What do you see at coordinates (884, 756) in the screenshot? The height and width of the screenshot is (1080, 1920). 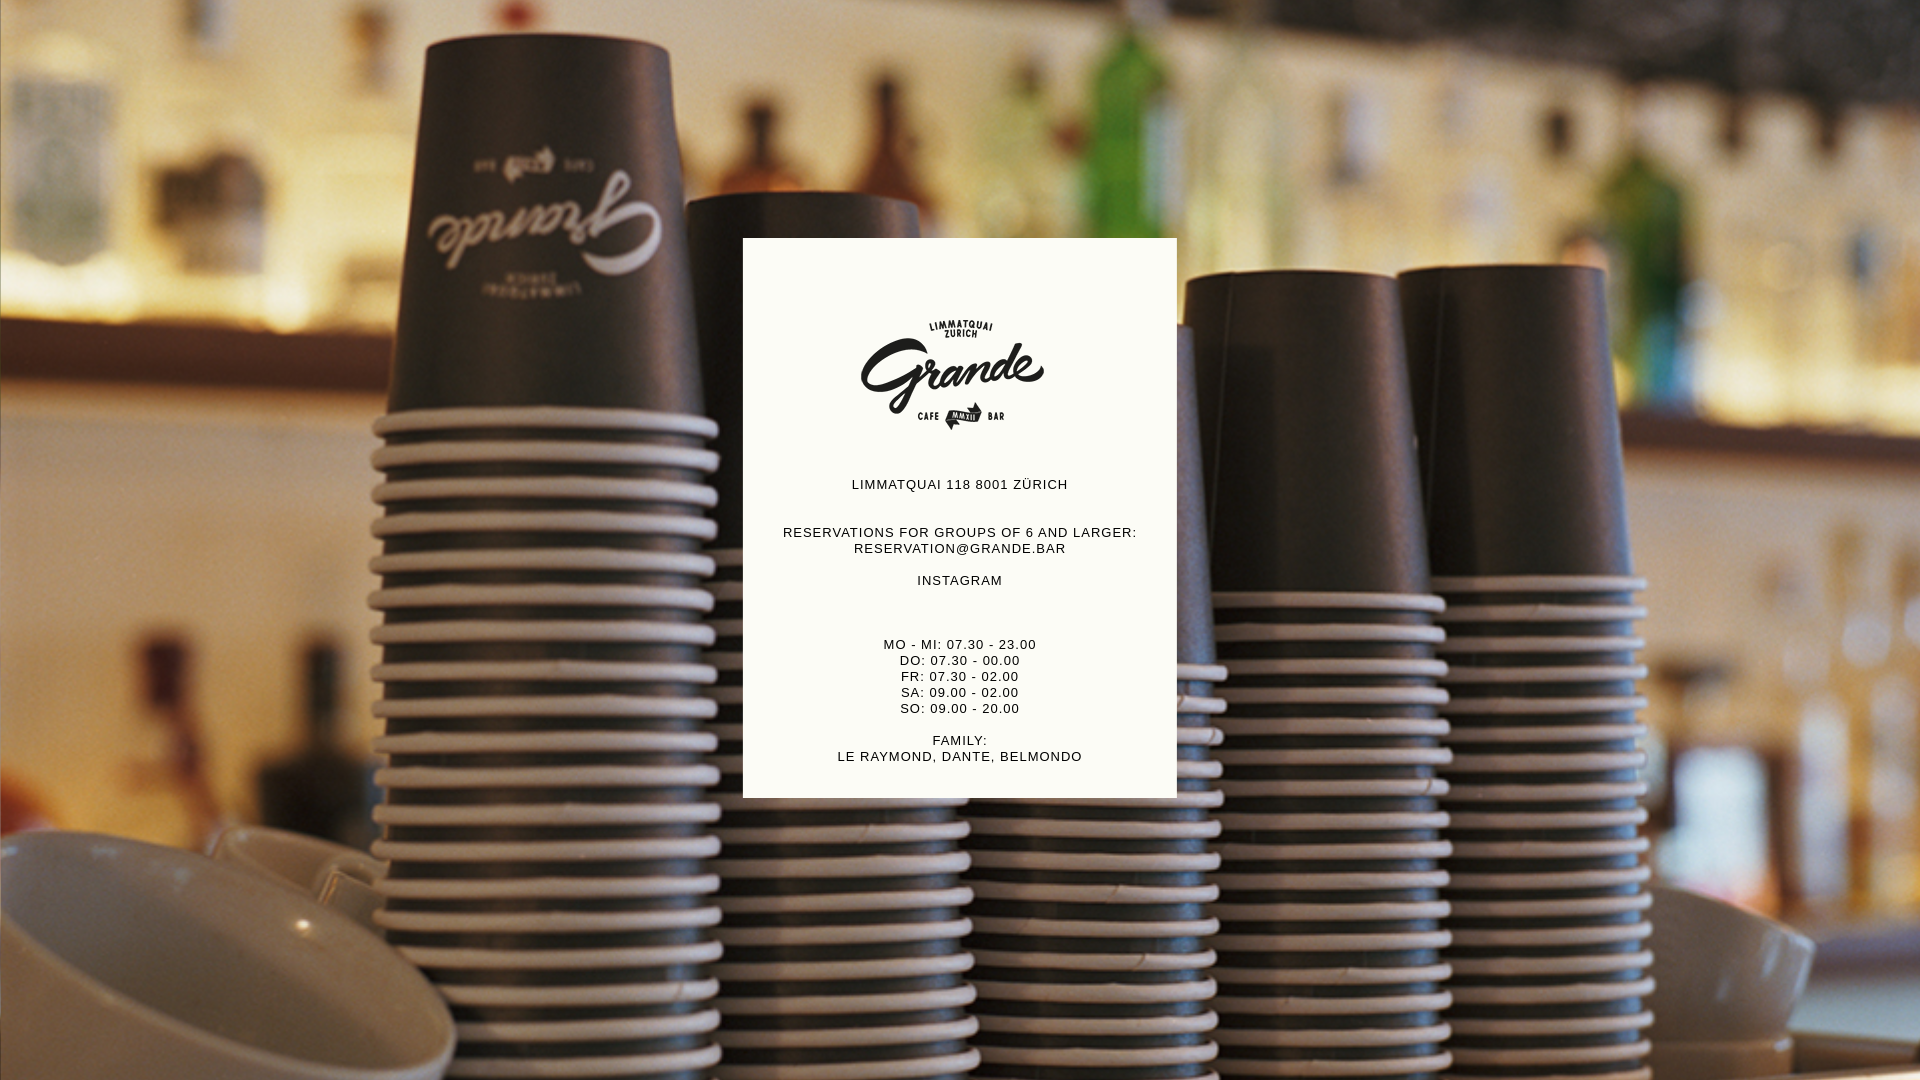 I see `'LE RAYMOND'` at bounding box center [884, 756].